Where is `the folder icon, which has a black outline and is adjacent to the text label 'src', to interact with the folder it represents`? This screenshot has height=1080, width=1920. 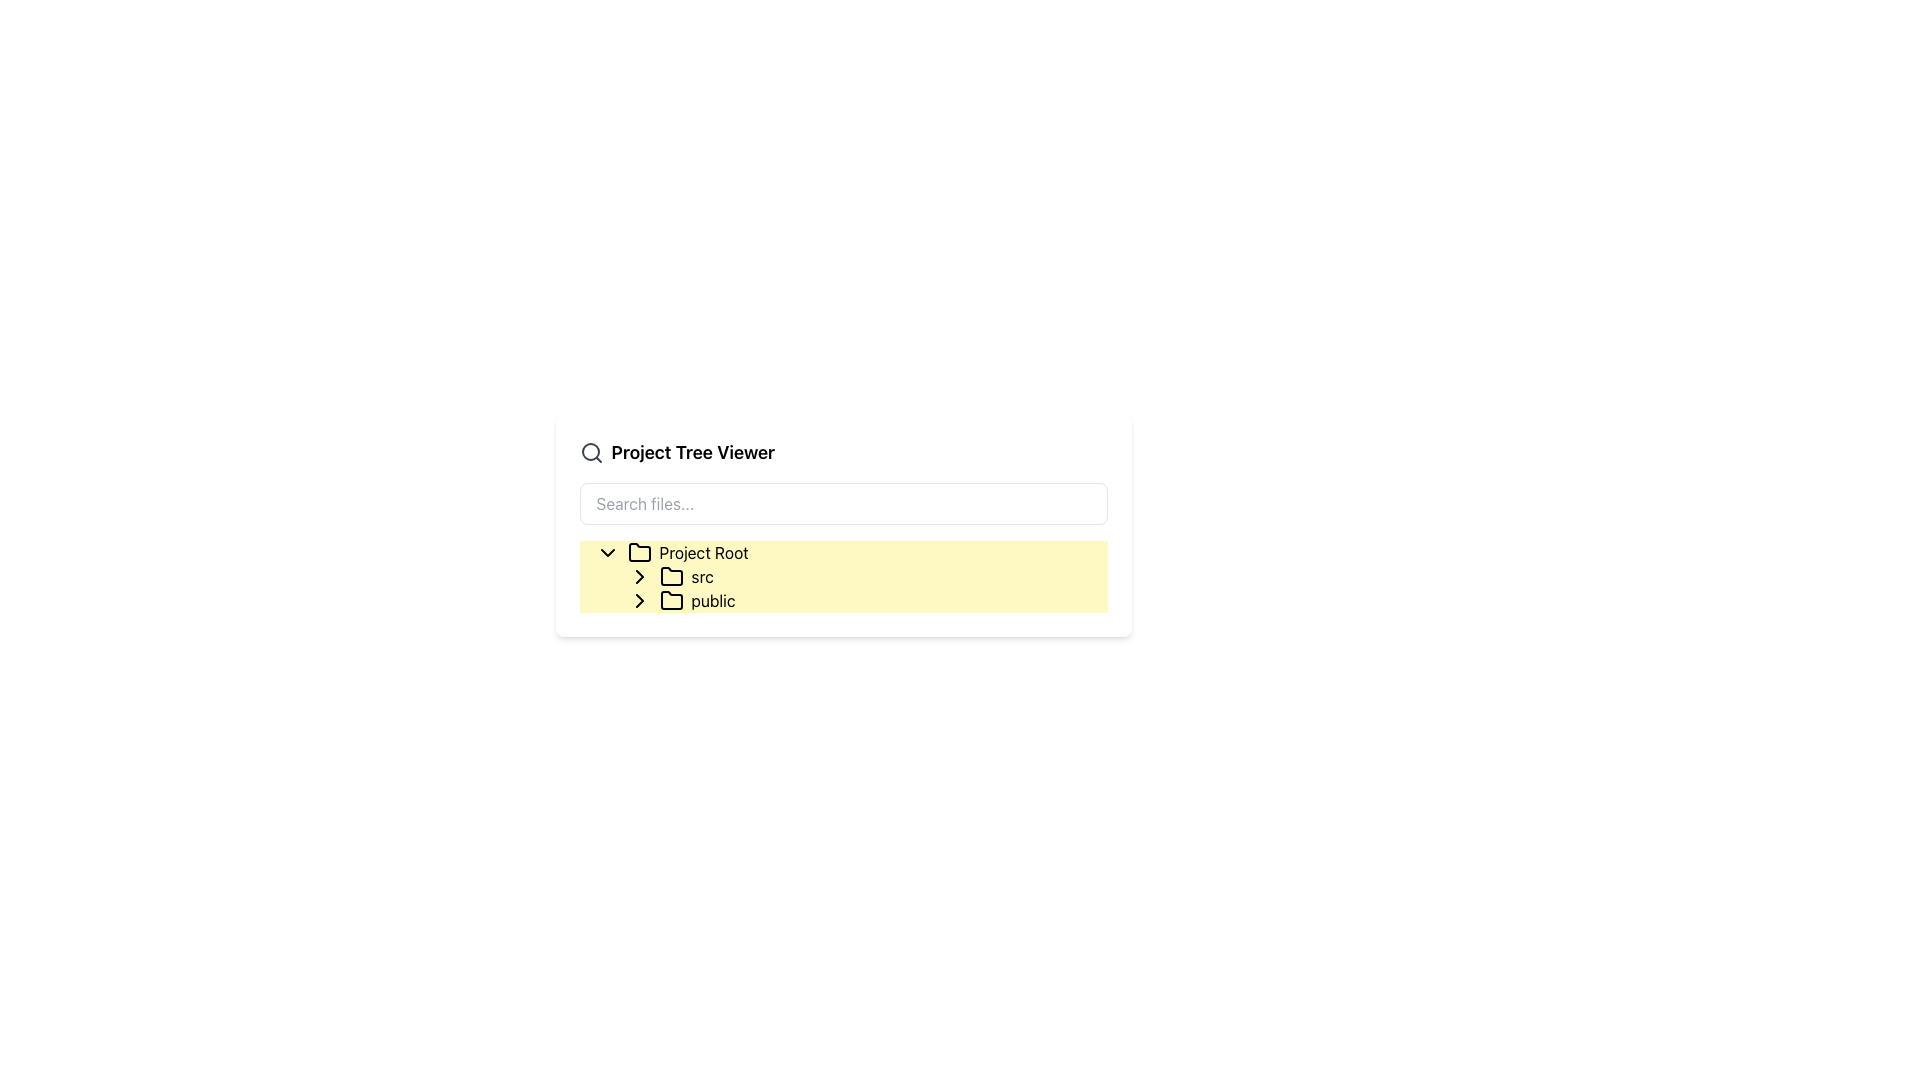
the folder icon, which has a black outline and is adjacent to the text label 'src', to interact with the folder it represents is located at coordinates (671, 577).